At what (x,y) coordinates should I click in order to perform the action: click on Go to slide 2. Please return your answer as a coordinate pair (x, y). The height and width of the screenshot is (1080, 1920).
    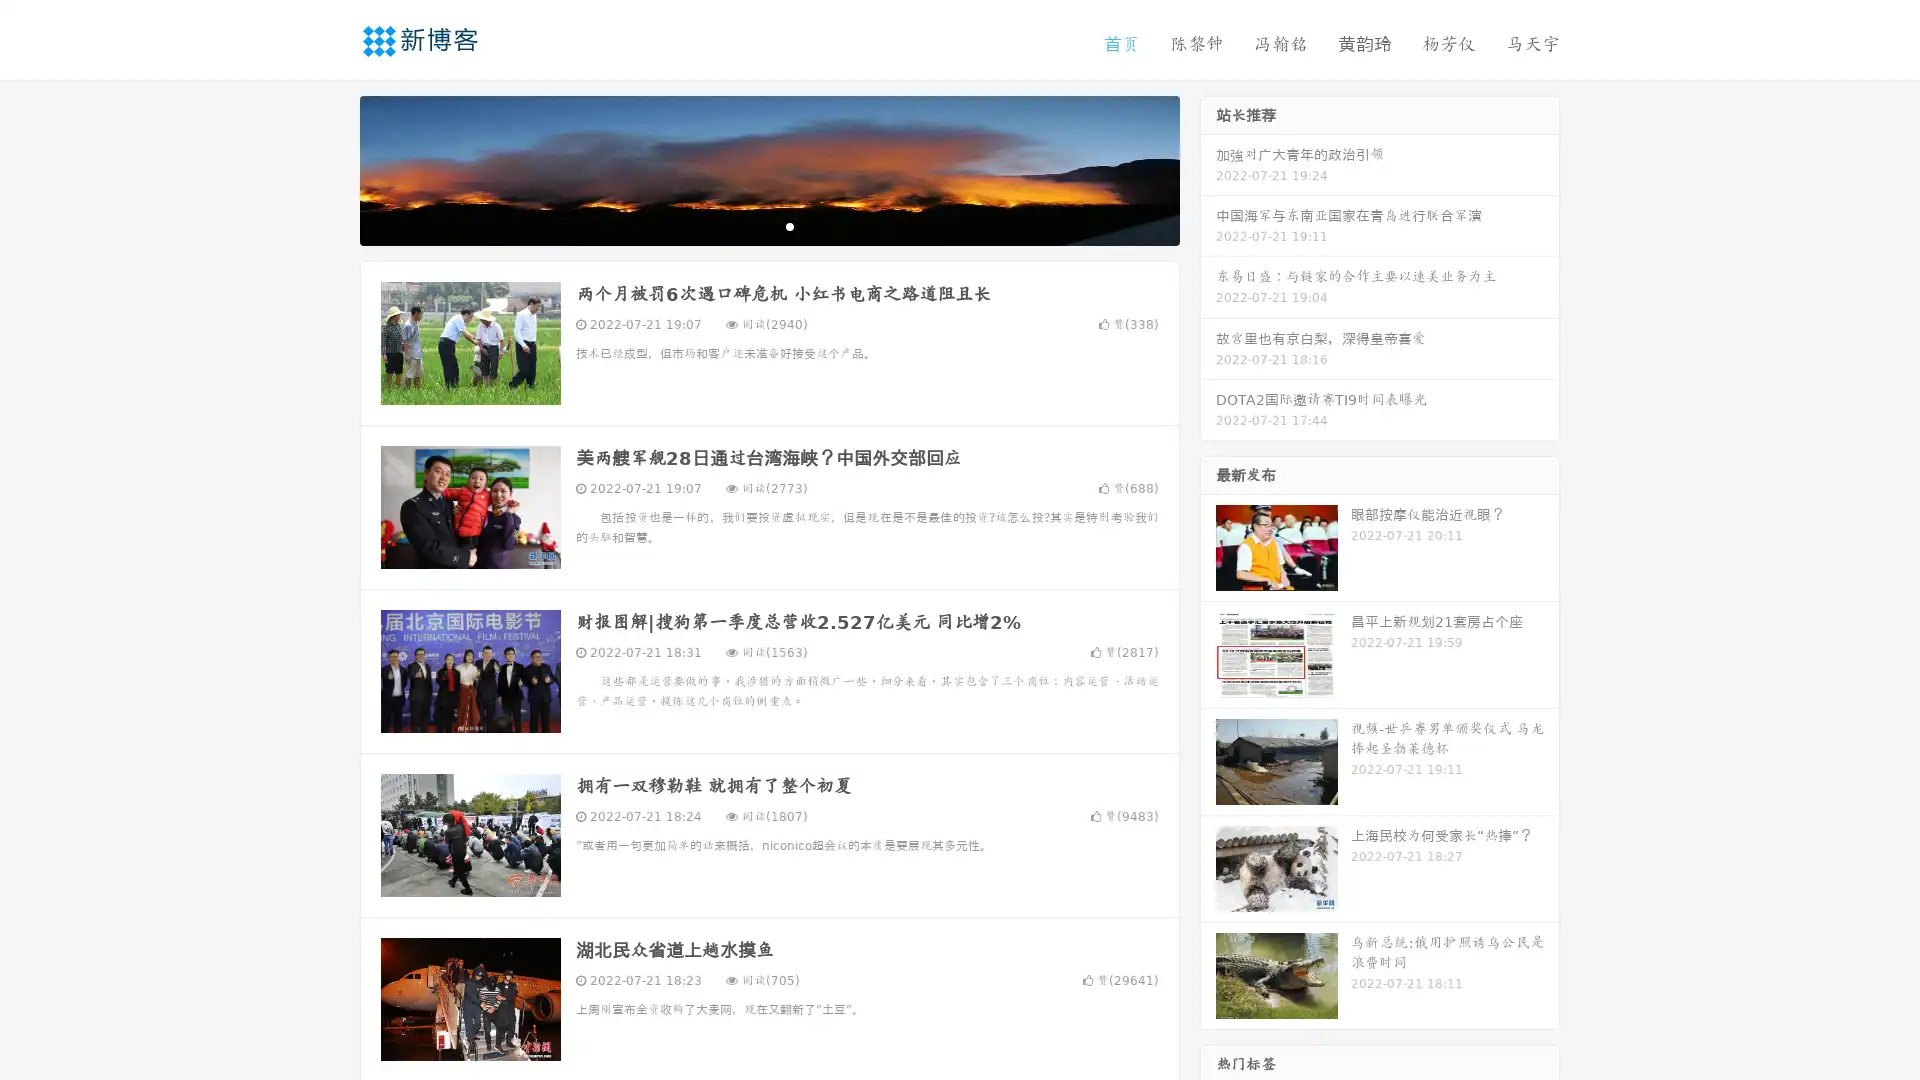
    Looking at the image, I should click on (768, 225).